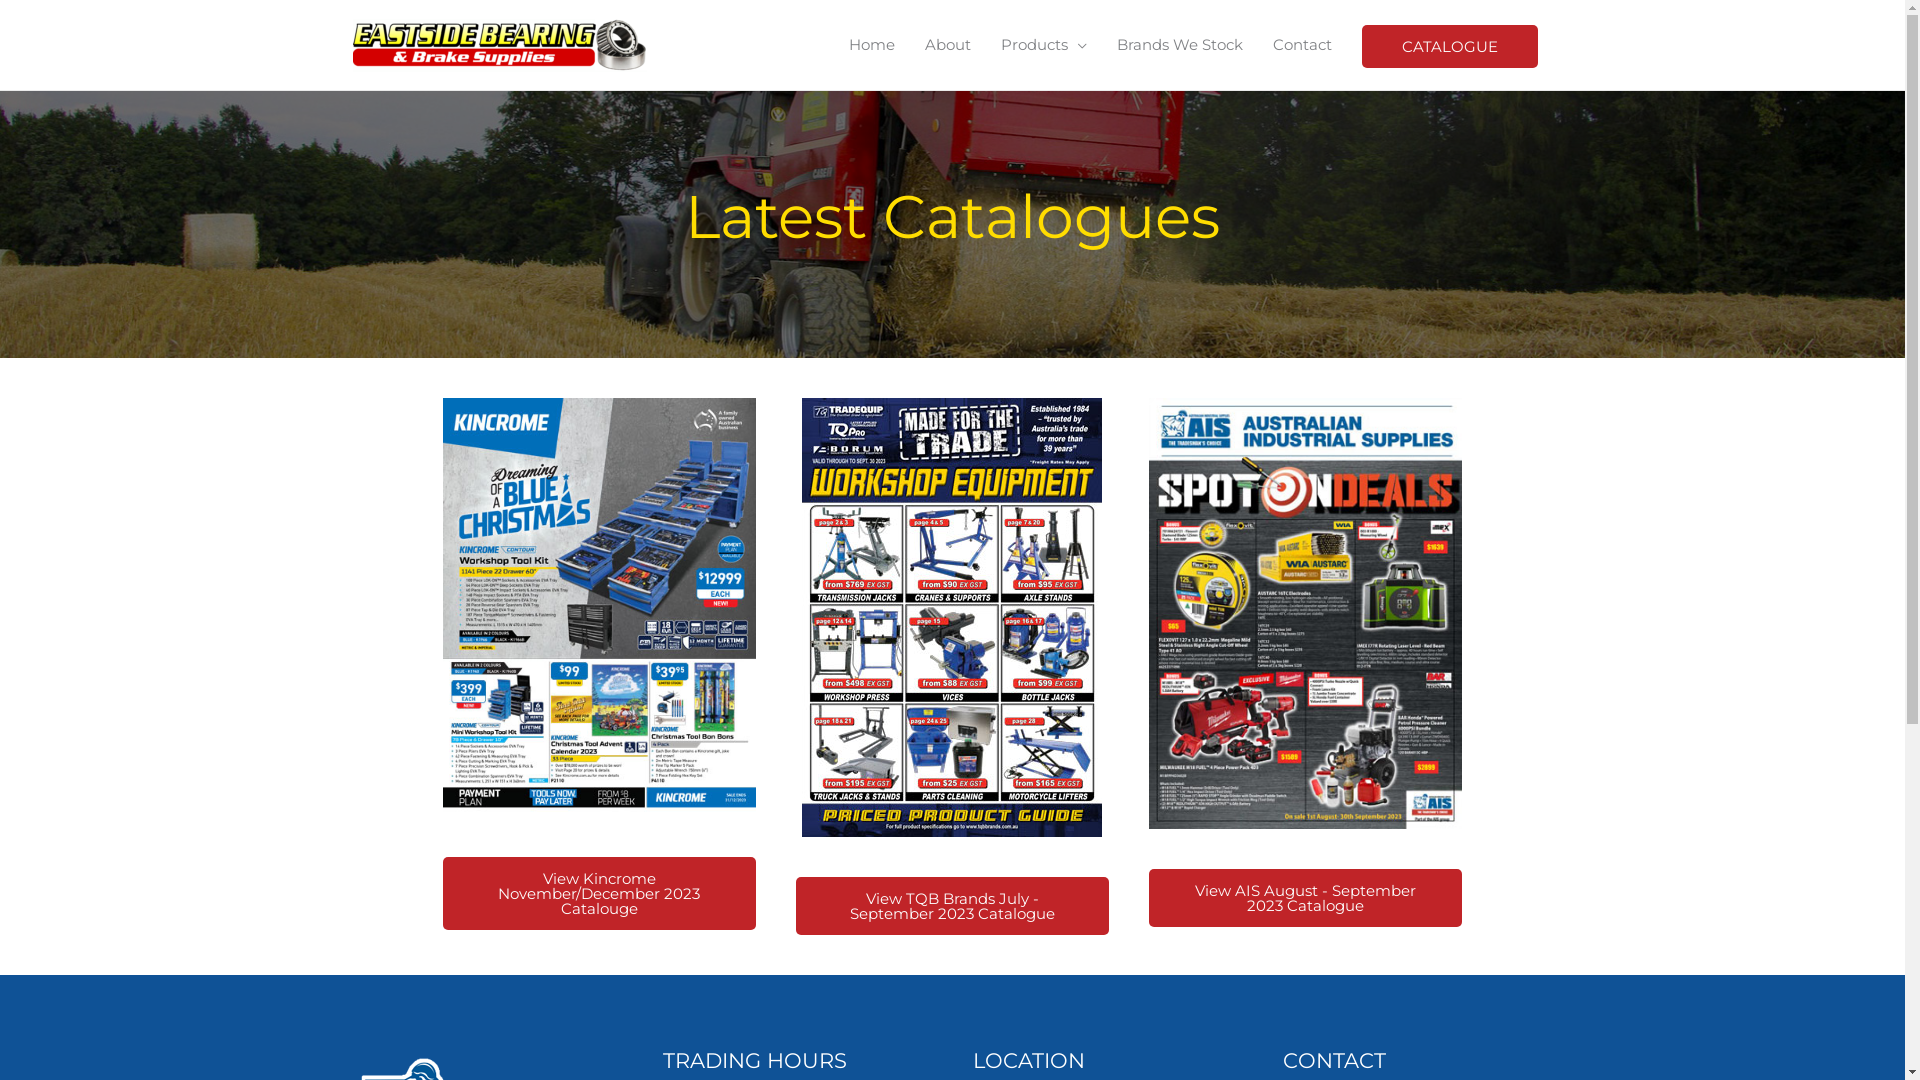 Image resolution: width=1920 pixels, height=1080 pixels. Describe the element at coordinates (597, 892) in the screenshot. I see `'View Kincrome November/December 2023 Catalouge'` at that location.